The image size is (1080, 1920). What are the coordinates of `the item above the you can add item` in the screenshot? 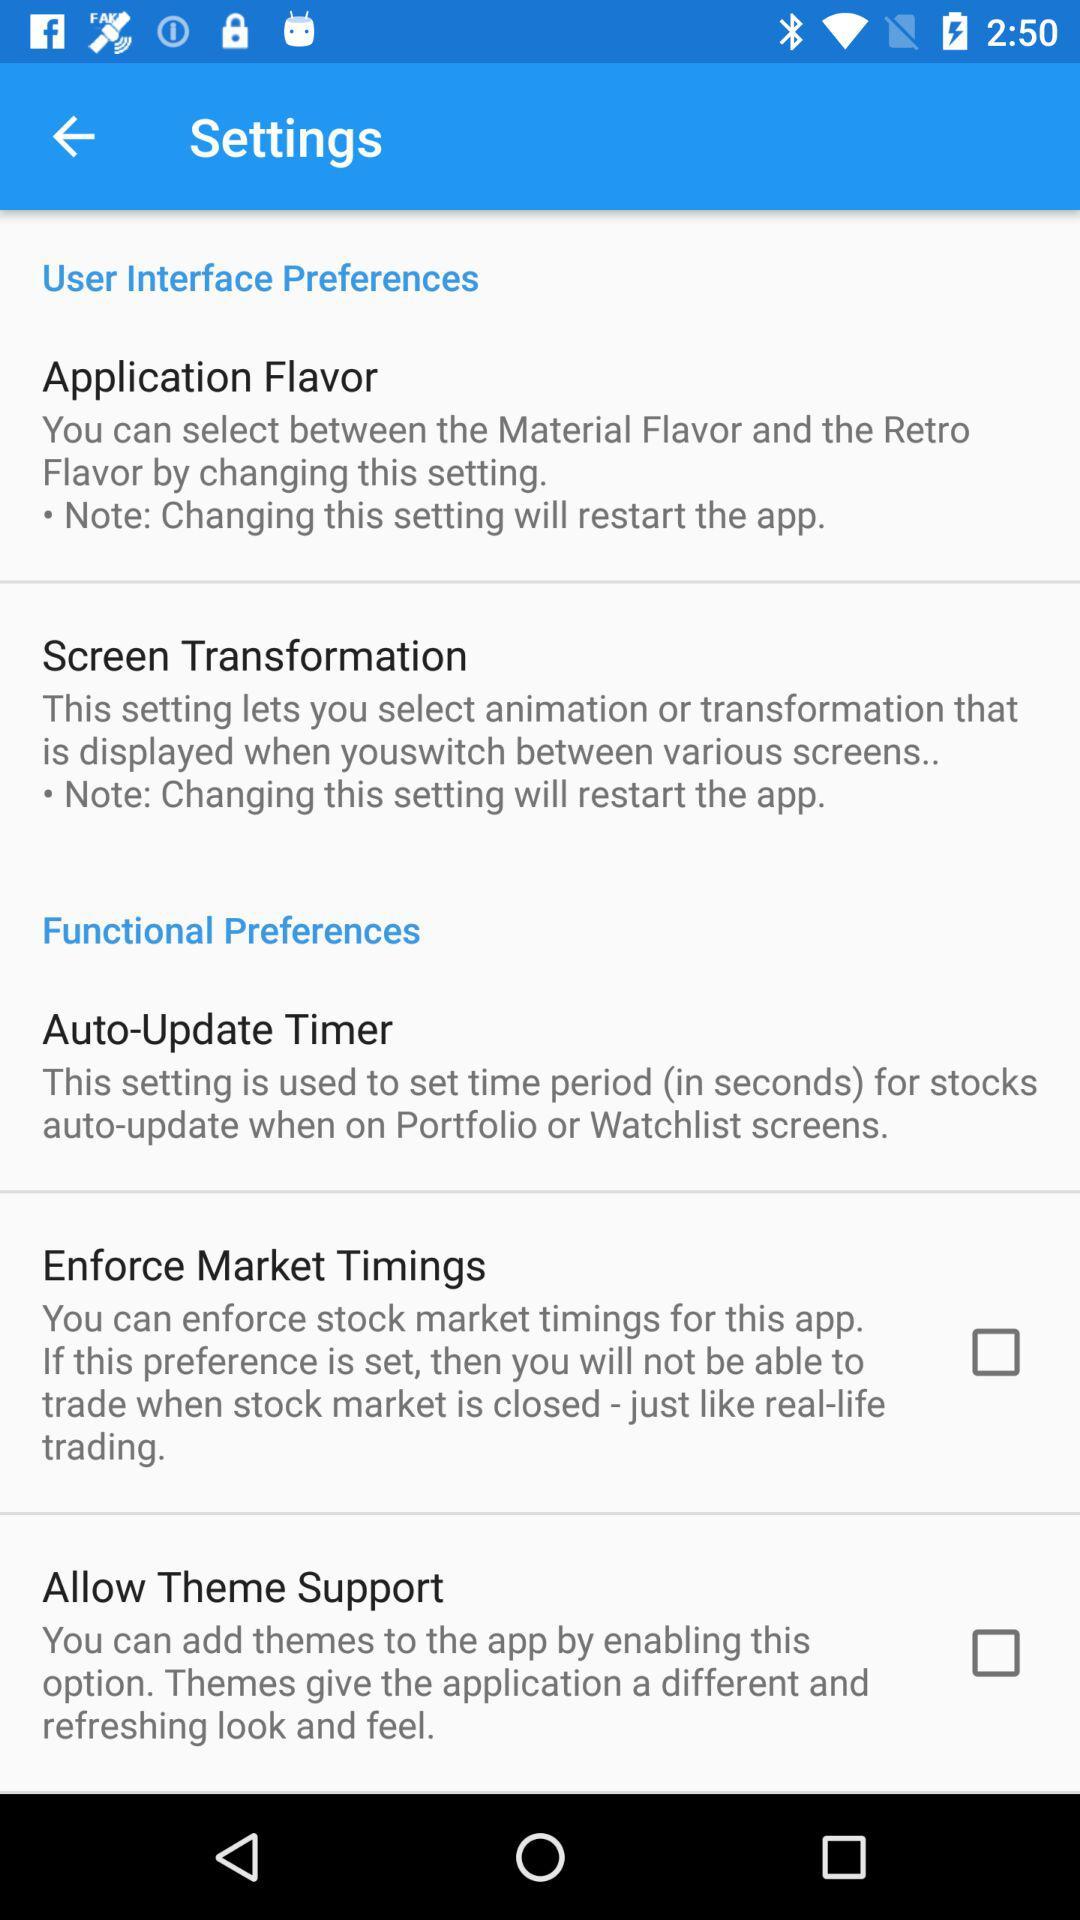 It's located at (242, 1584).